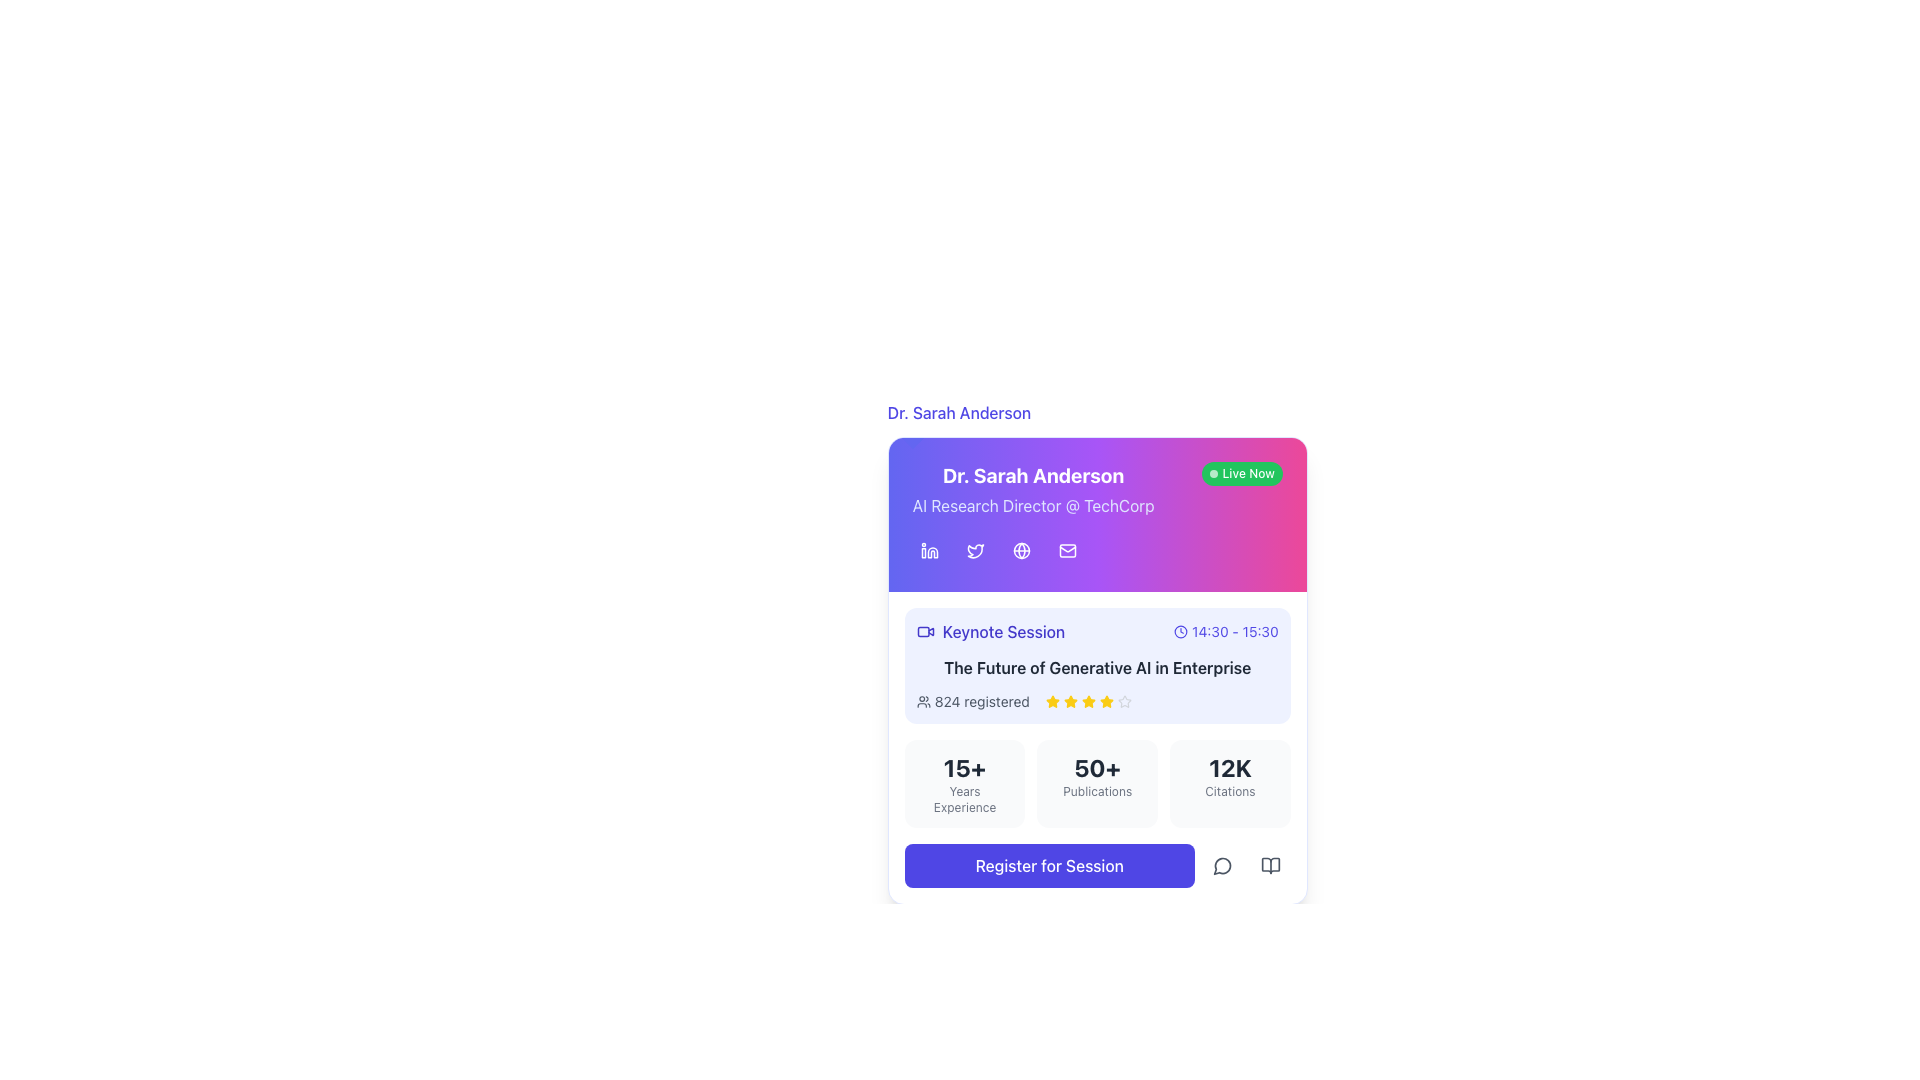 This screenshot has width=1920, height=1080. I want to click on the Twitter icon located in the horizontal row of social media icons below the user profile card, so click(975, 551).